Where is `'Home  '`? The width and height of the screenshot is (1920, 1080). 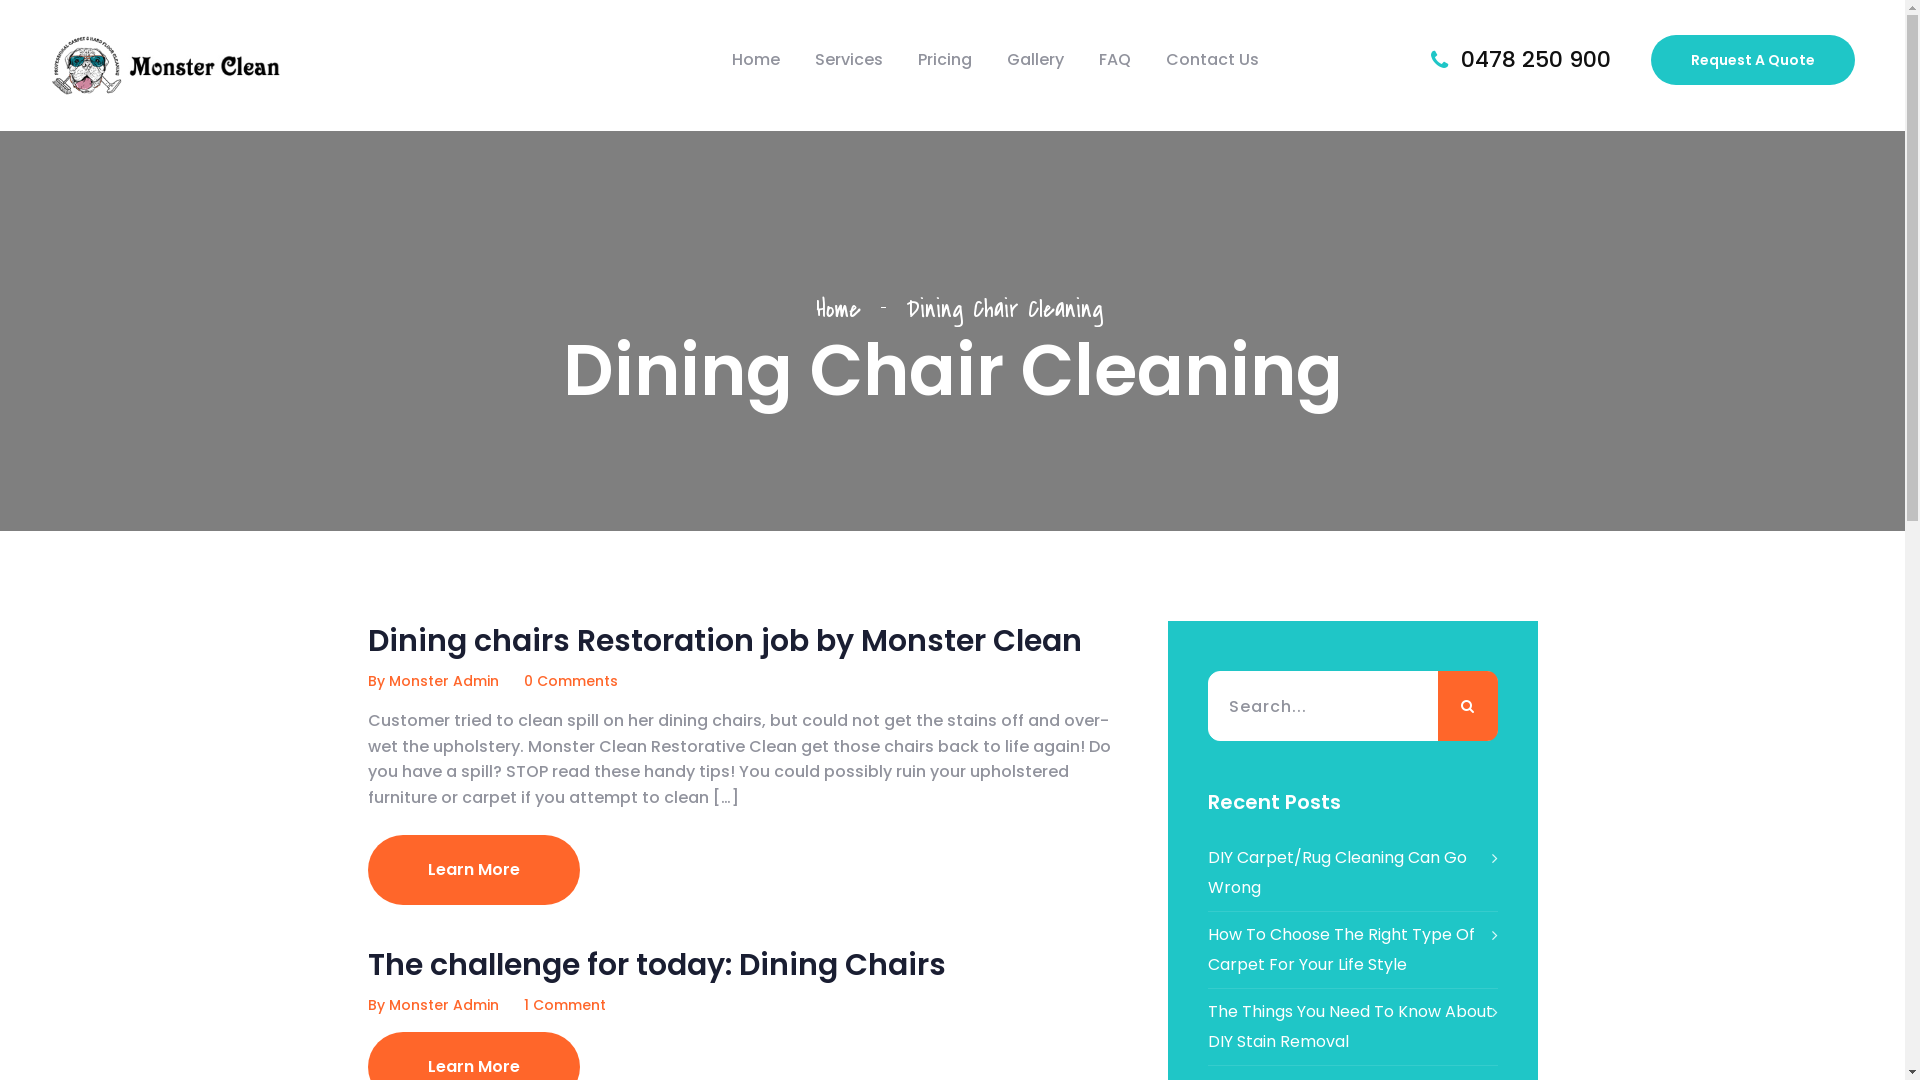
'Home  ' is located at coordinates (816, 308).